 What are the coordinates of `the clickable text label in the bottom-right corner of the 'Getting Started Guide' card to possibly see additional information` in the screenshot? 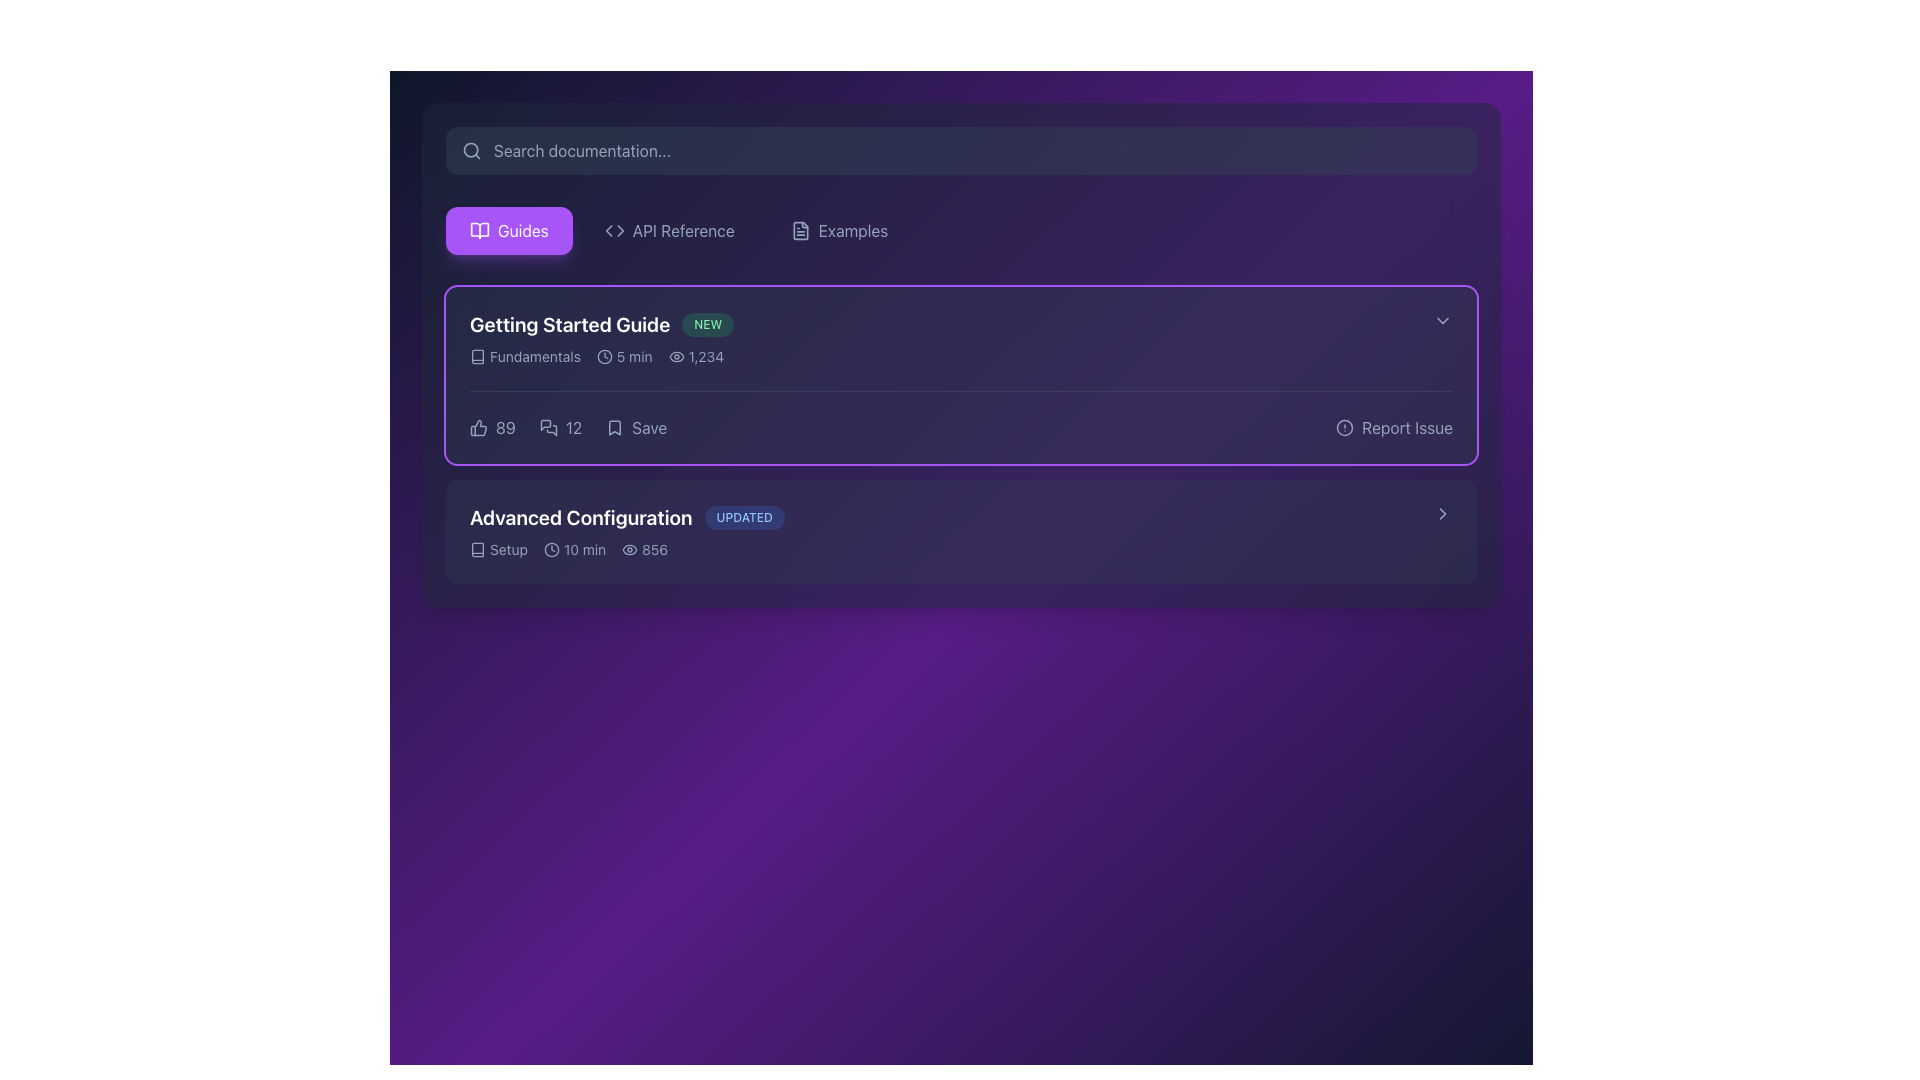 It's located at (1406, 427).